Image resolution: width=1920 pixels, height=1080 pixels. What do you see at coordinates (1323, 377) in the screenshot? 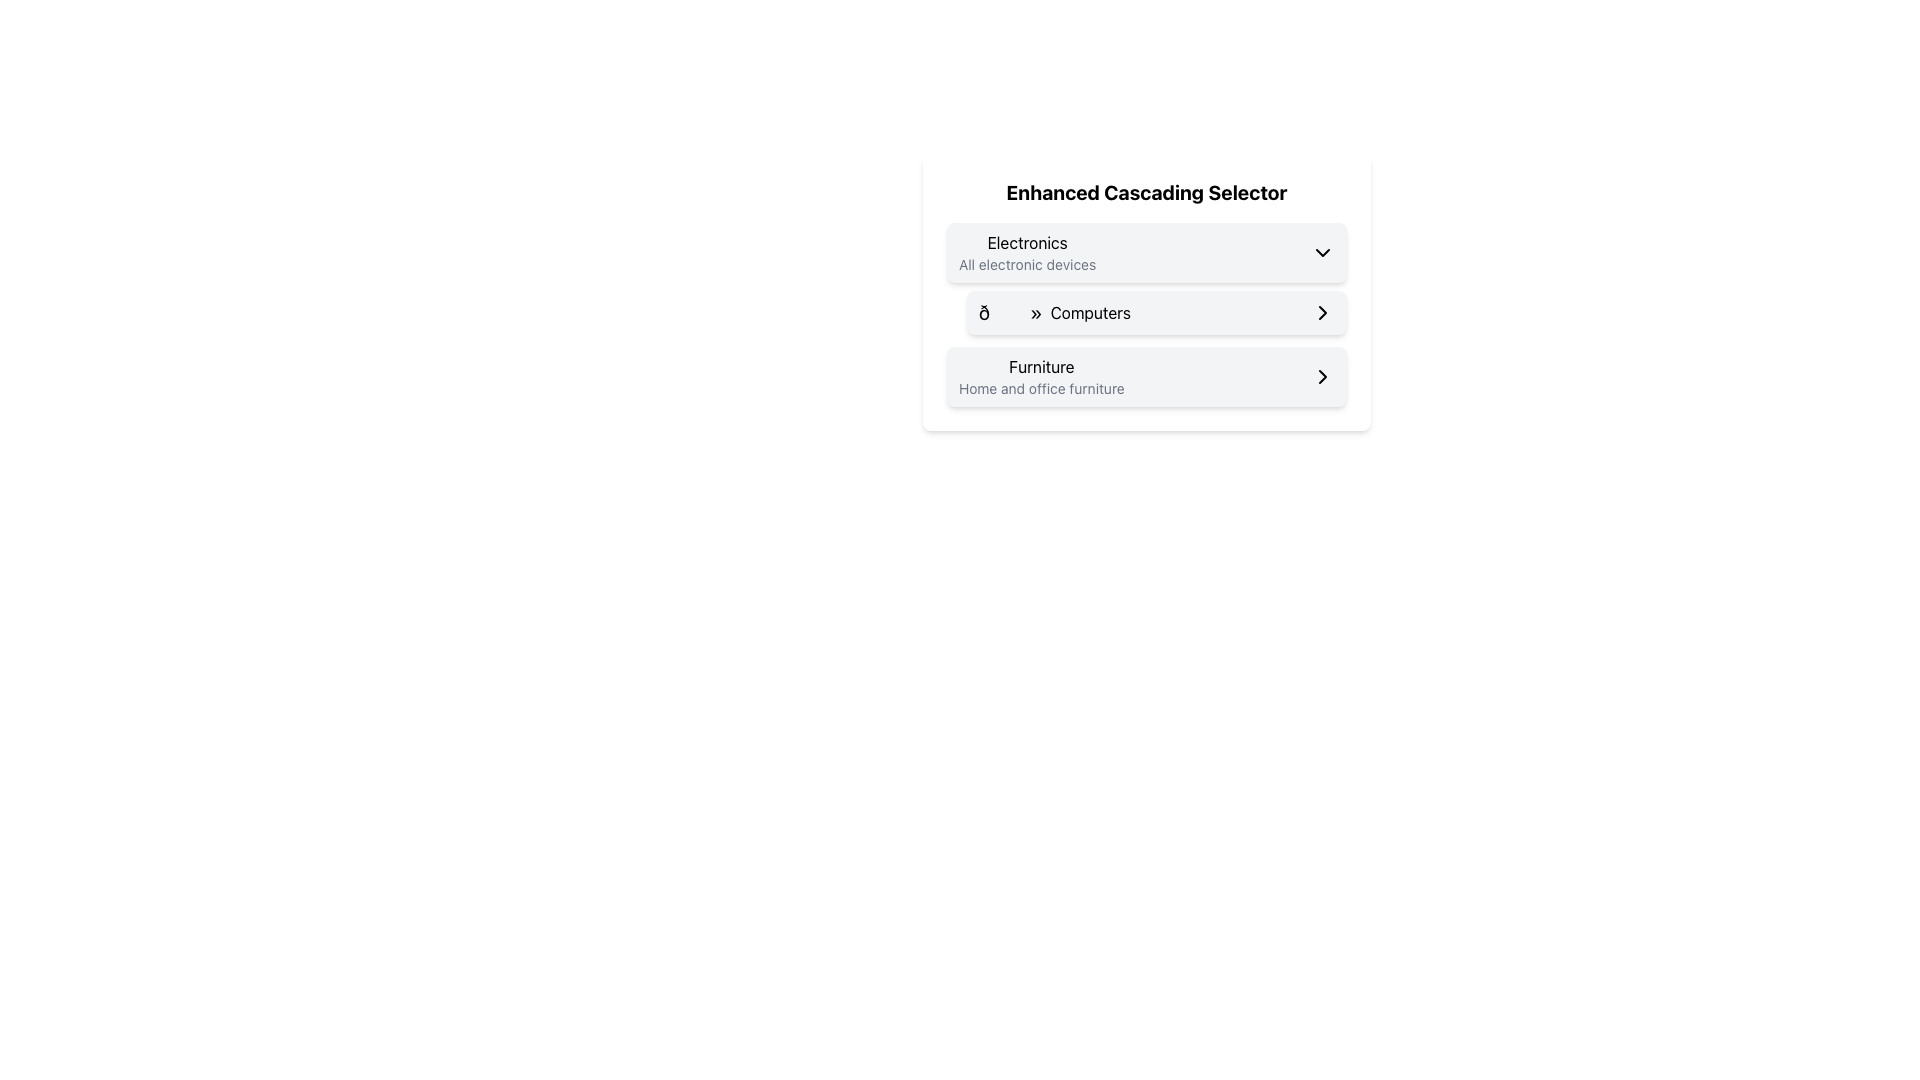
I see `the SVG right chevron icon at the end of the 'Furniture' option` at bounding box center [1323, 377].